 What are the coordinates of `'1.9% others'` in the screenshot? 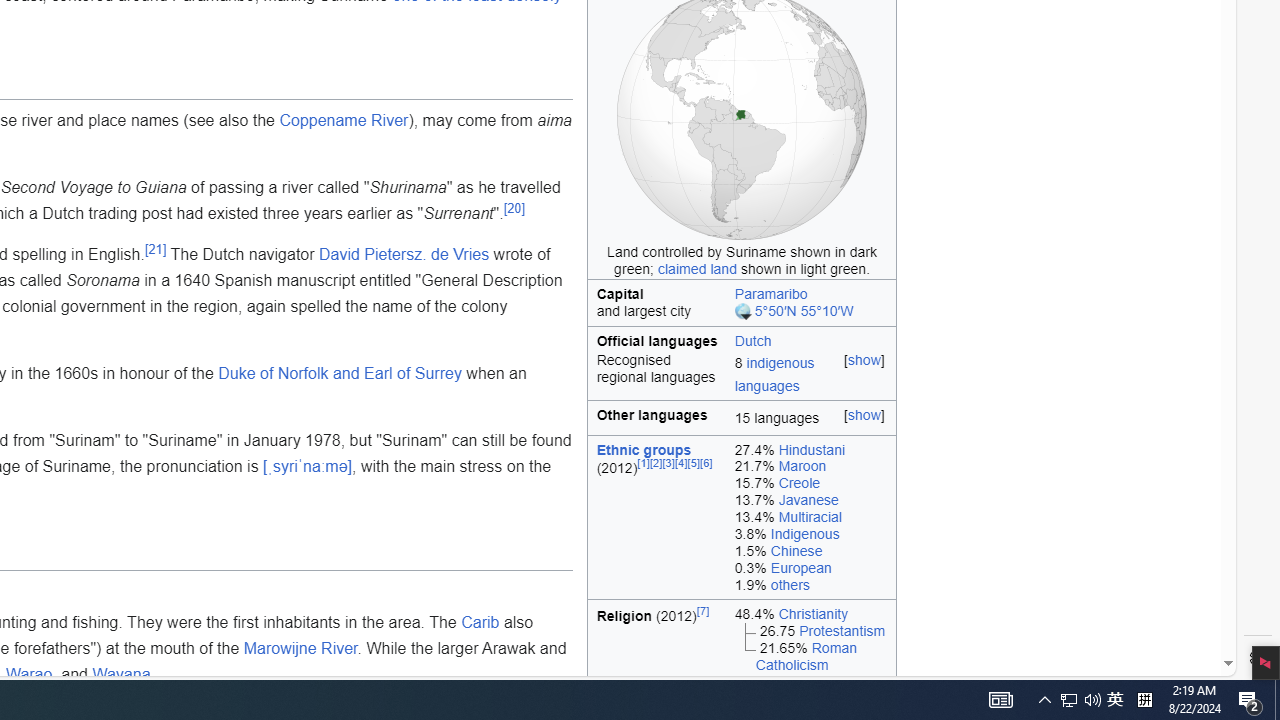 It's located at (810, 585).